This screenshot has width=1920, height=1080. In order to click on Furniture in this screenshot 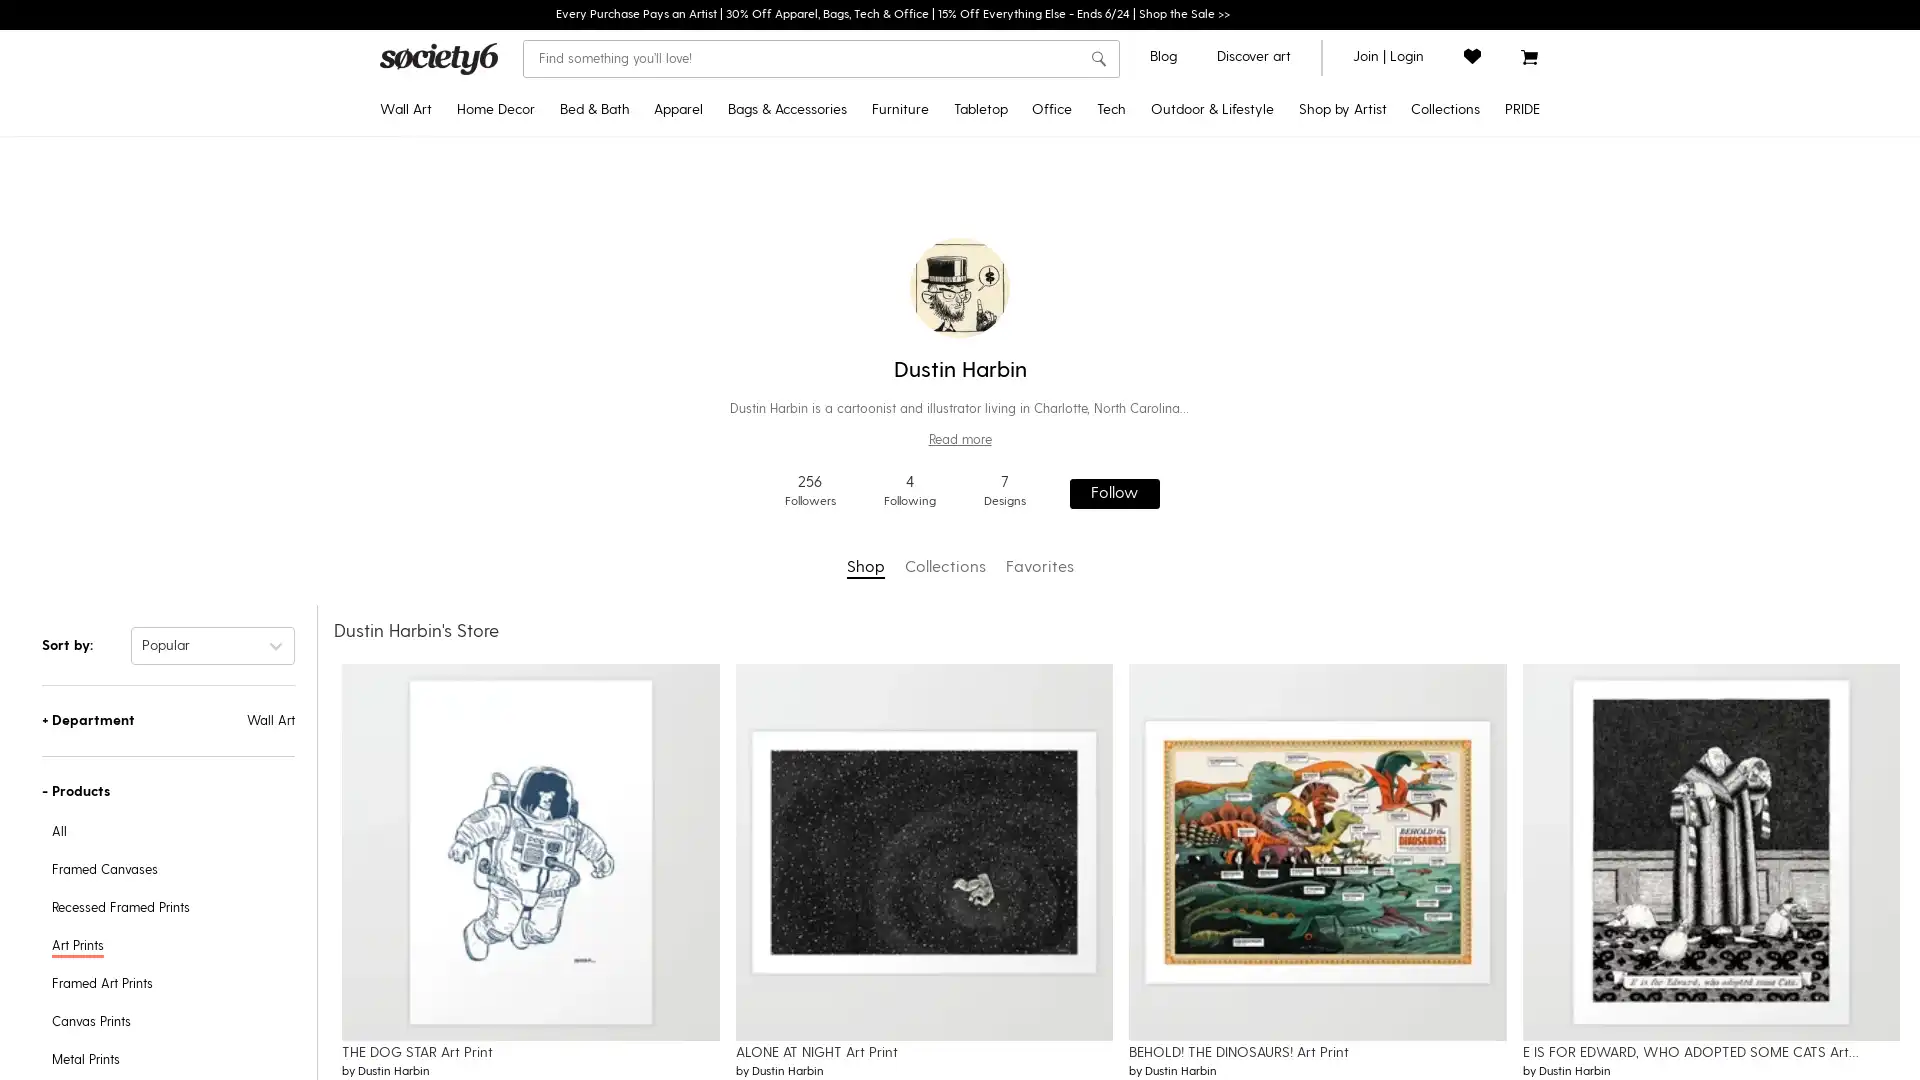, I will do `click(898, 110)`.